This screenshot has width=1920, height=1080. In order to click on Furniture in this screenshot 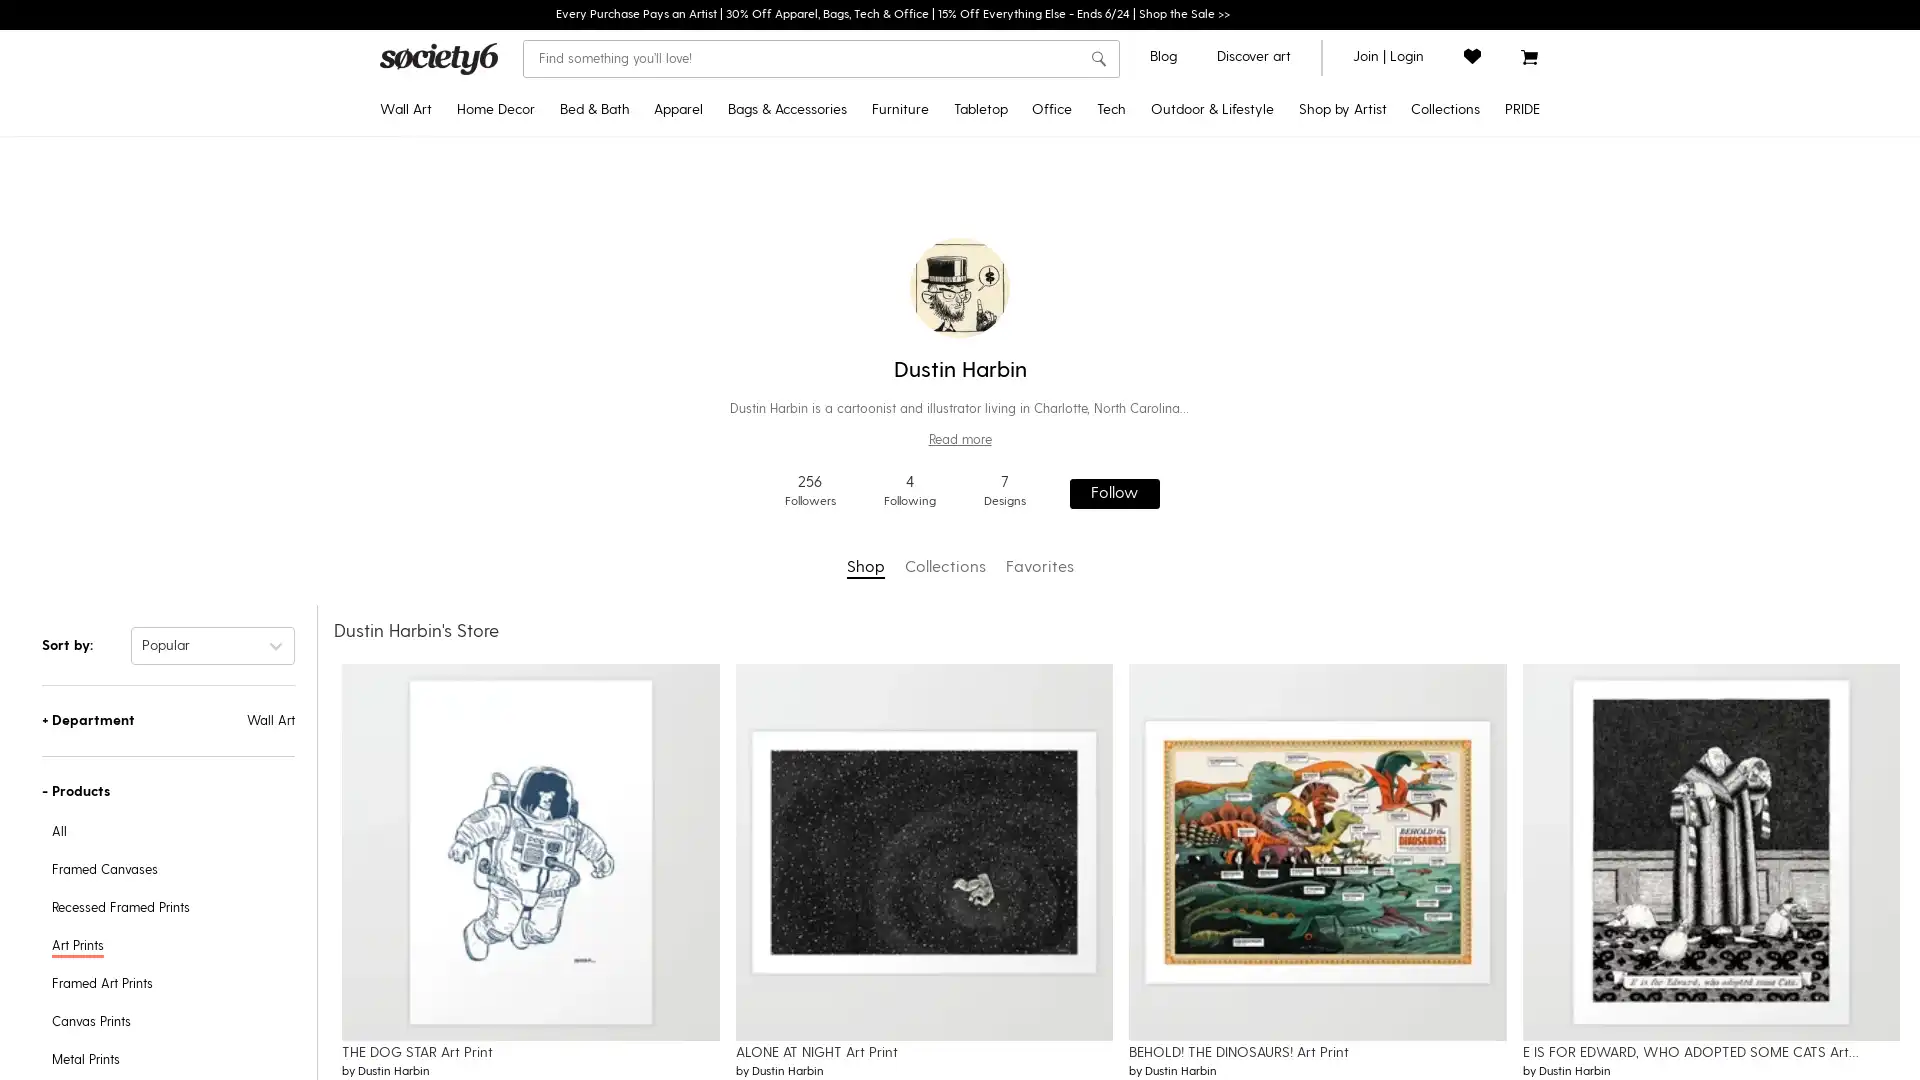, I will do `click(898, 110)`.